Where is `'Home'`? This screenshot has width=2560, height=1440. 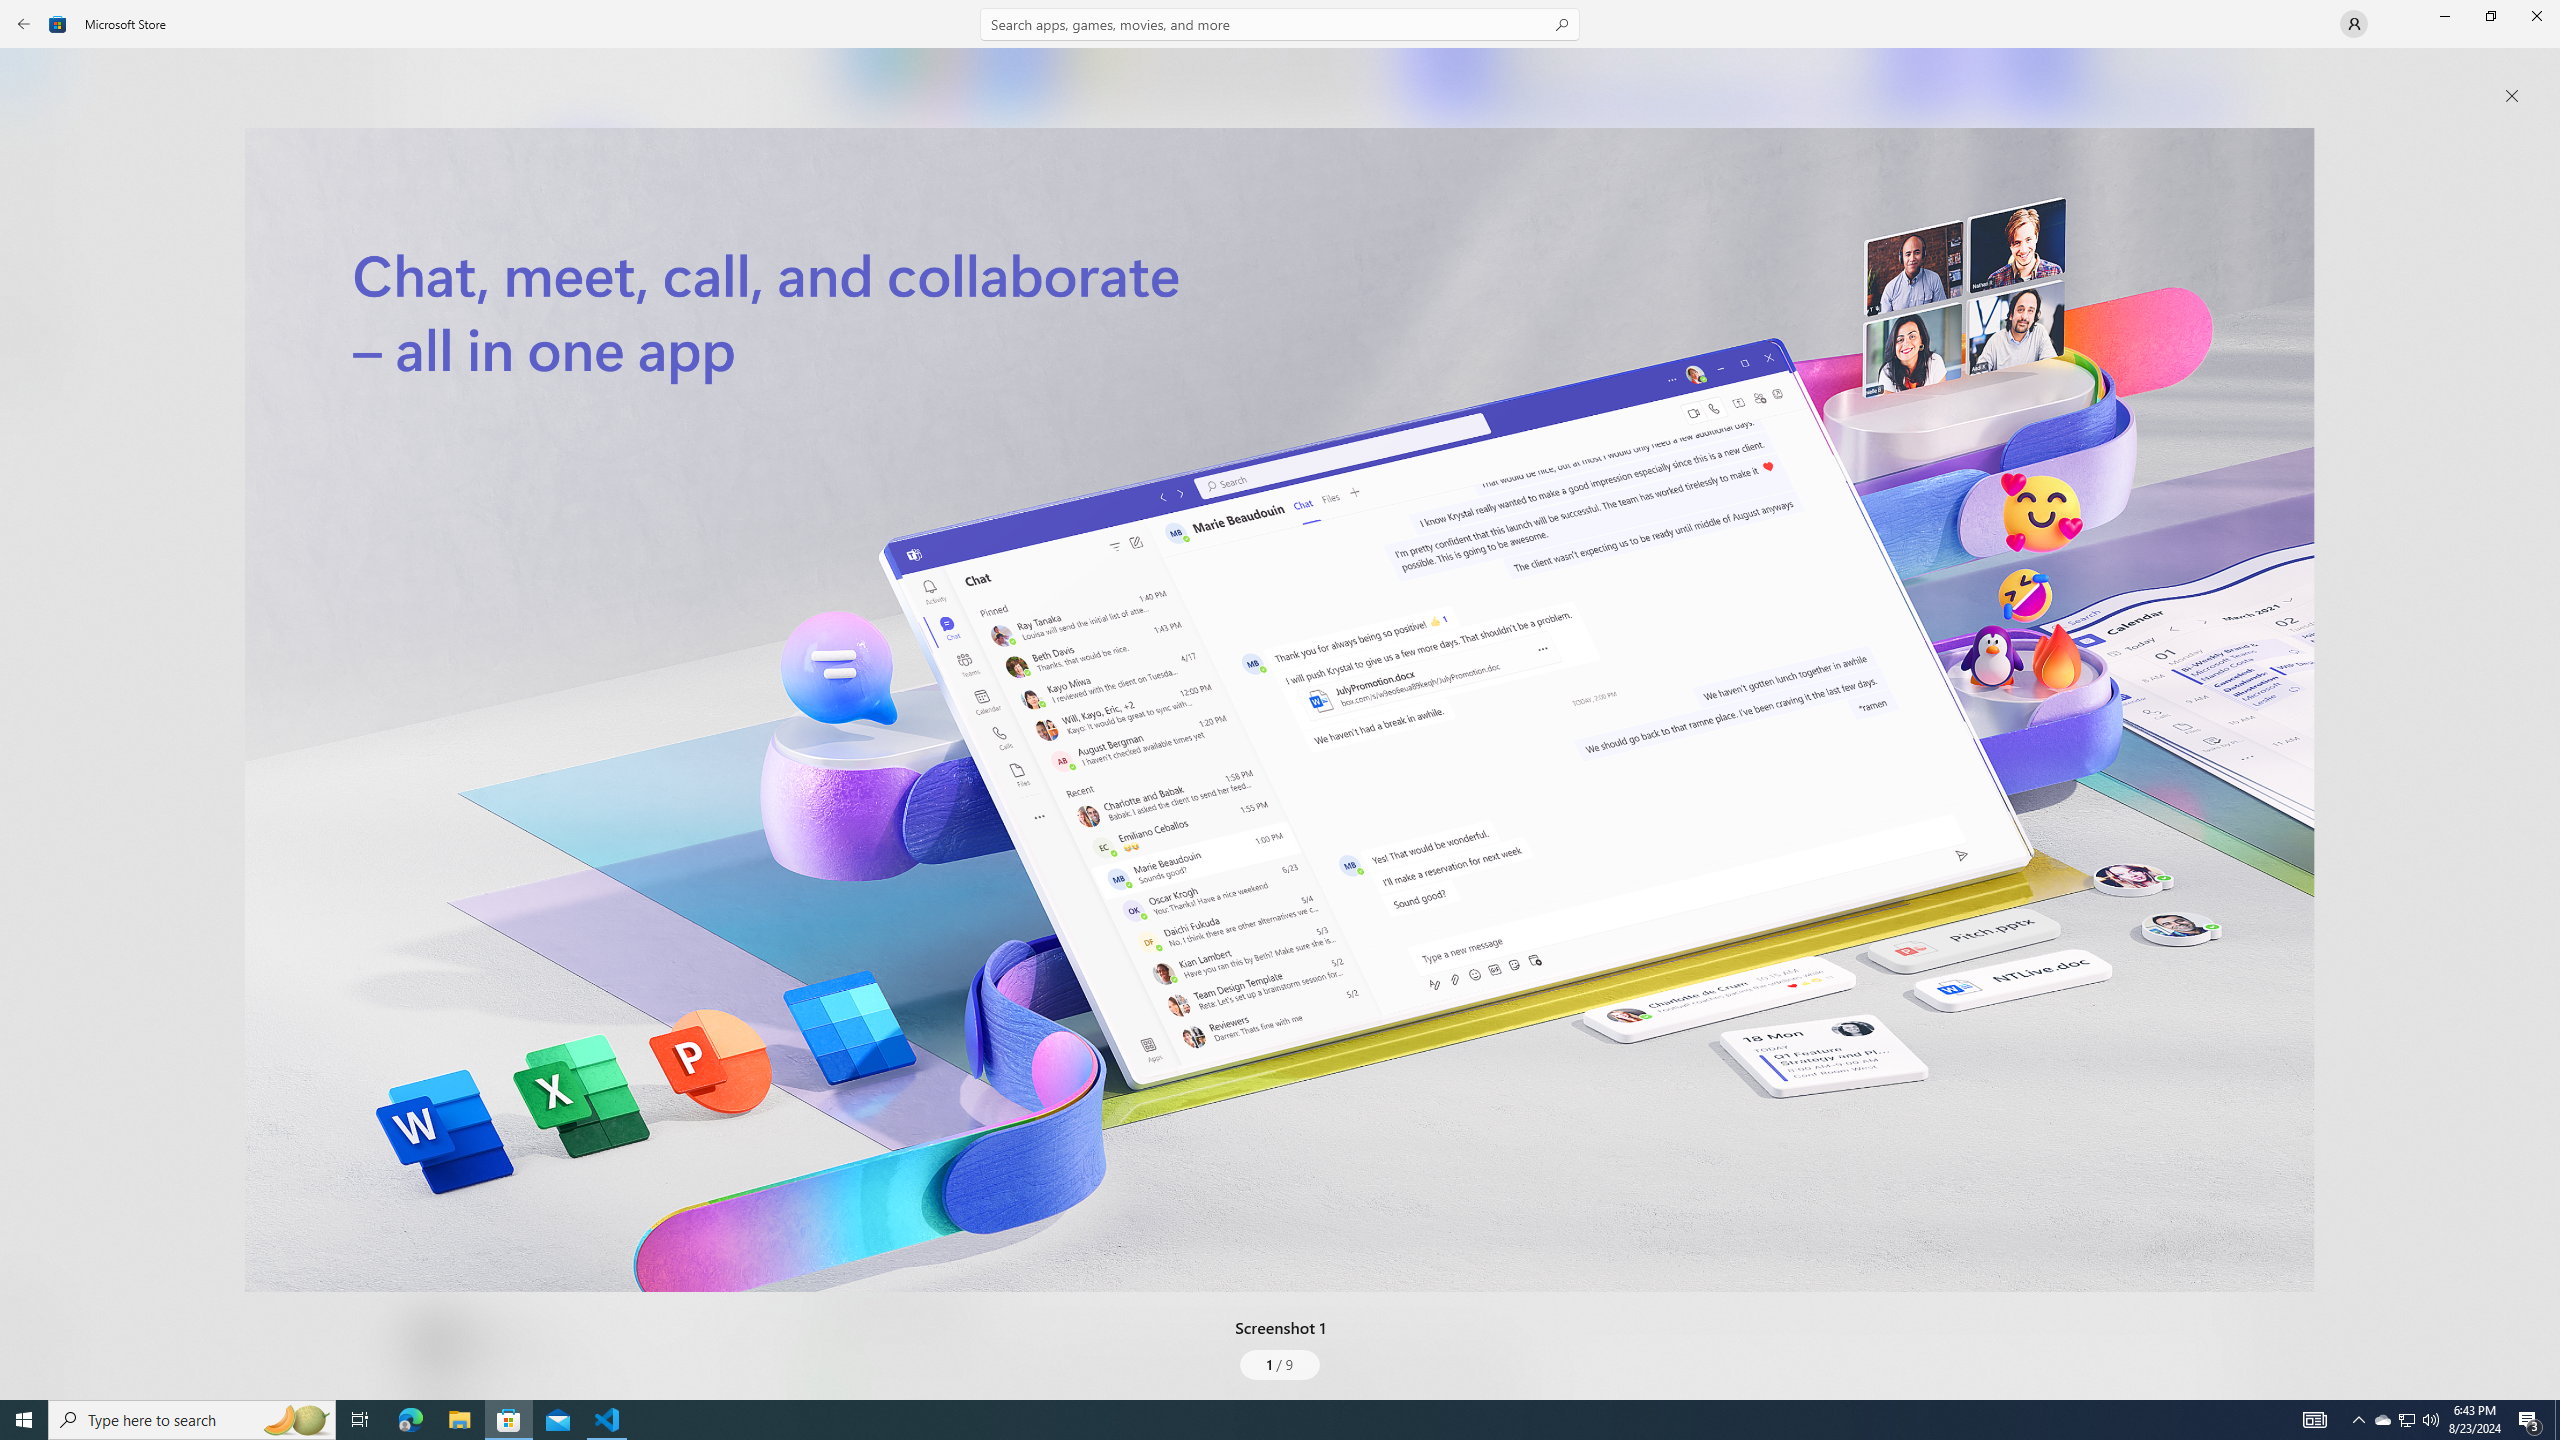
'Home' is located at coordinates (34, 78).